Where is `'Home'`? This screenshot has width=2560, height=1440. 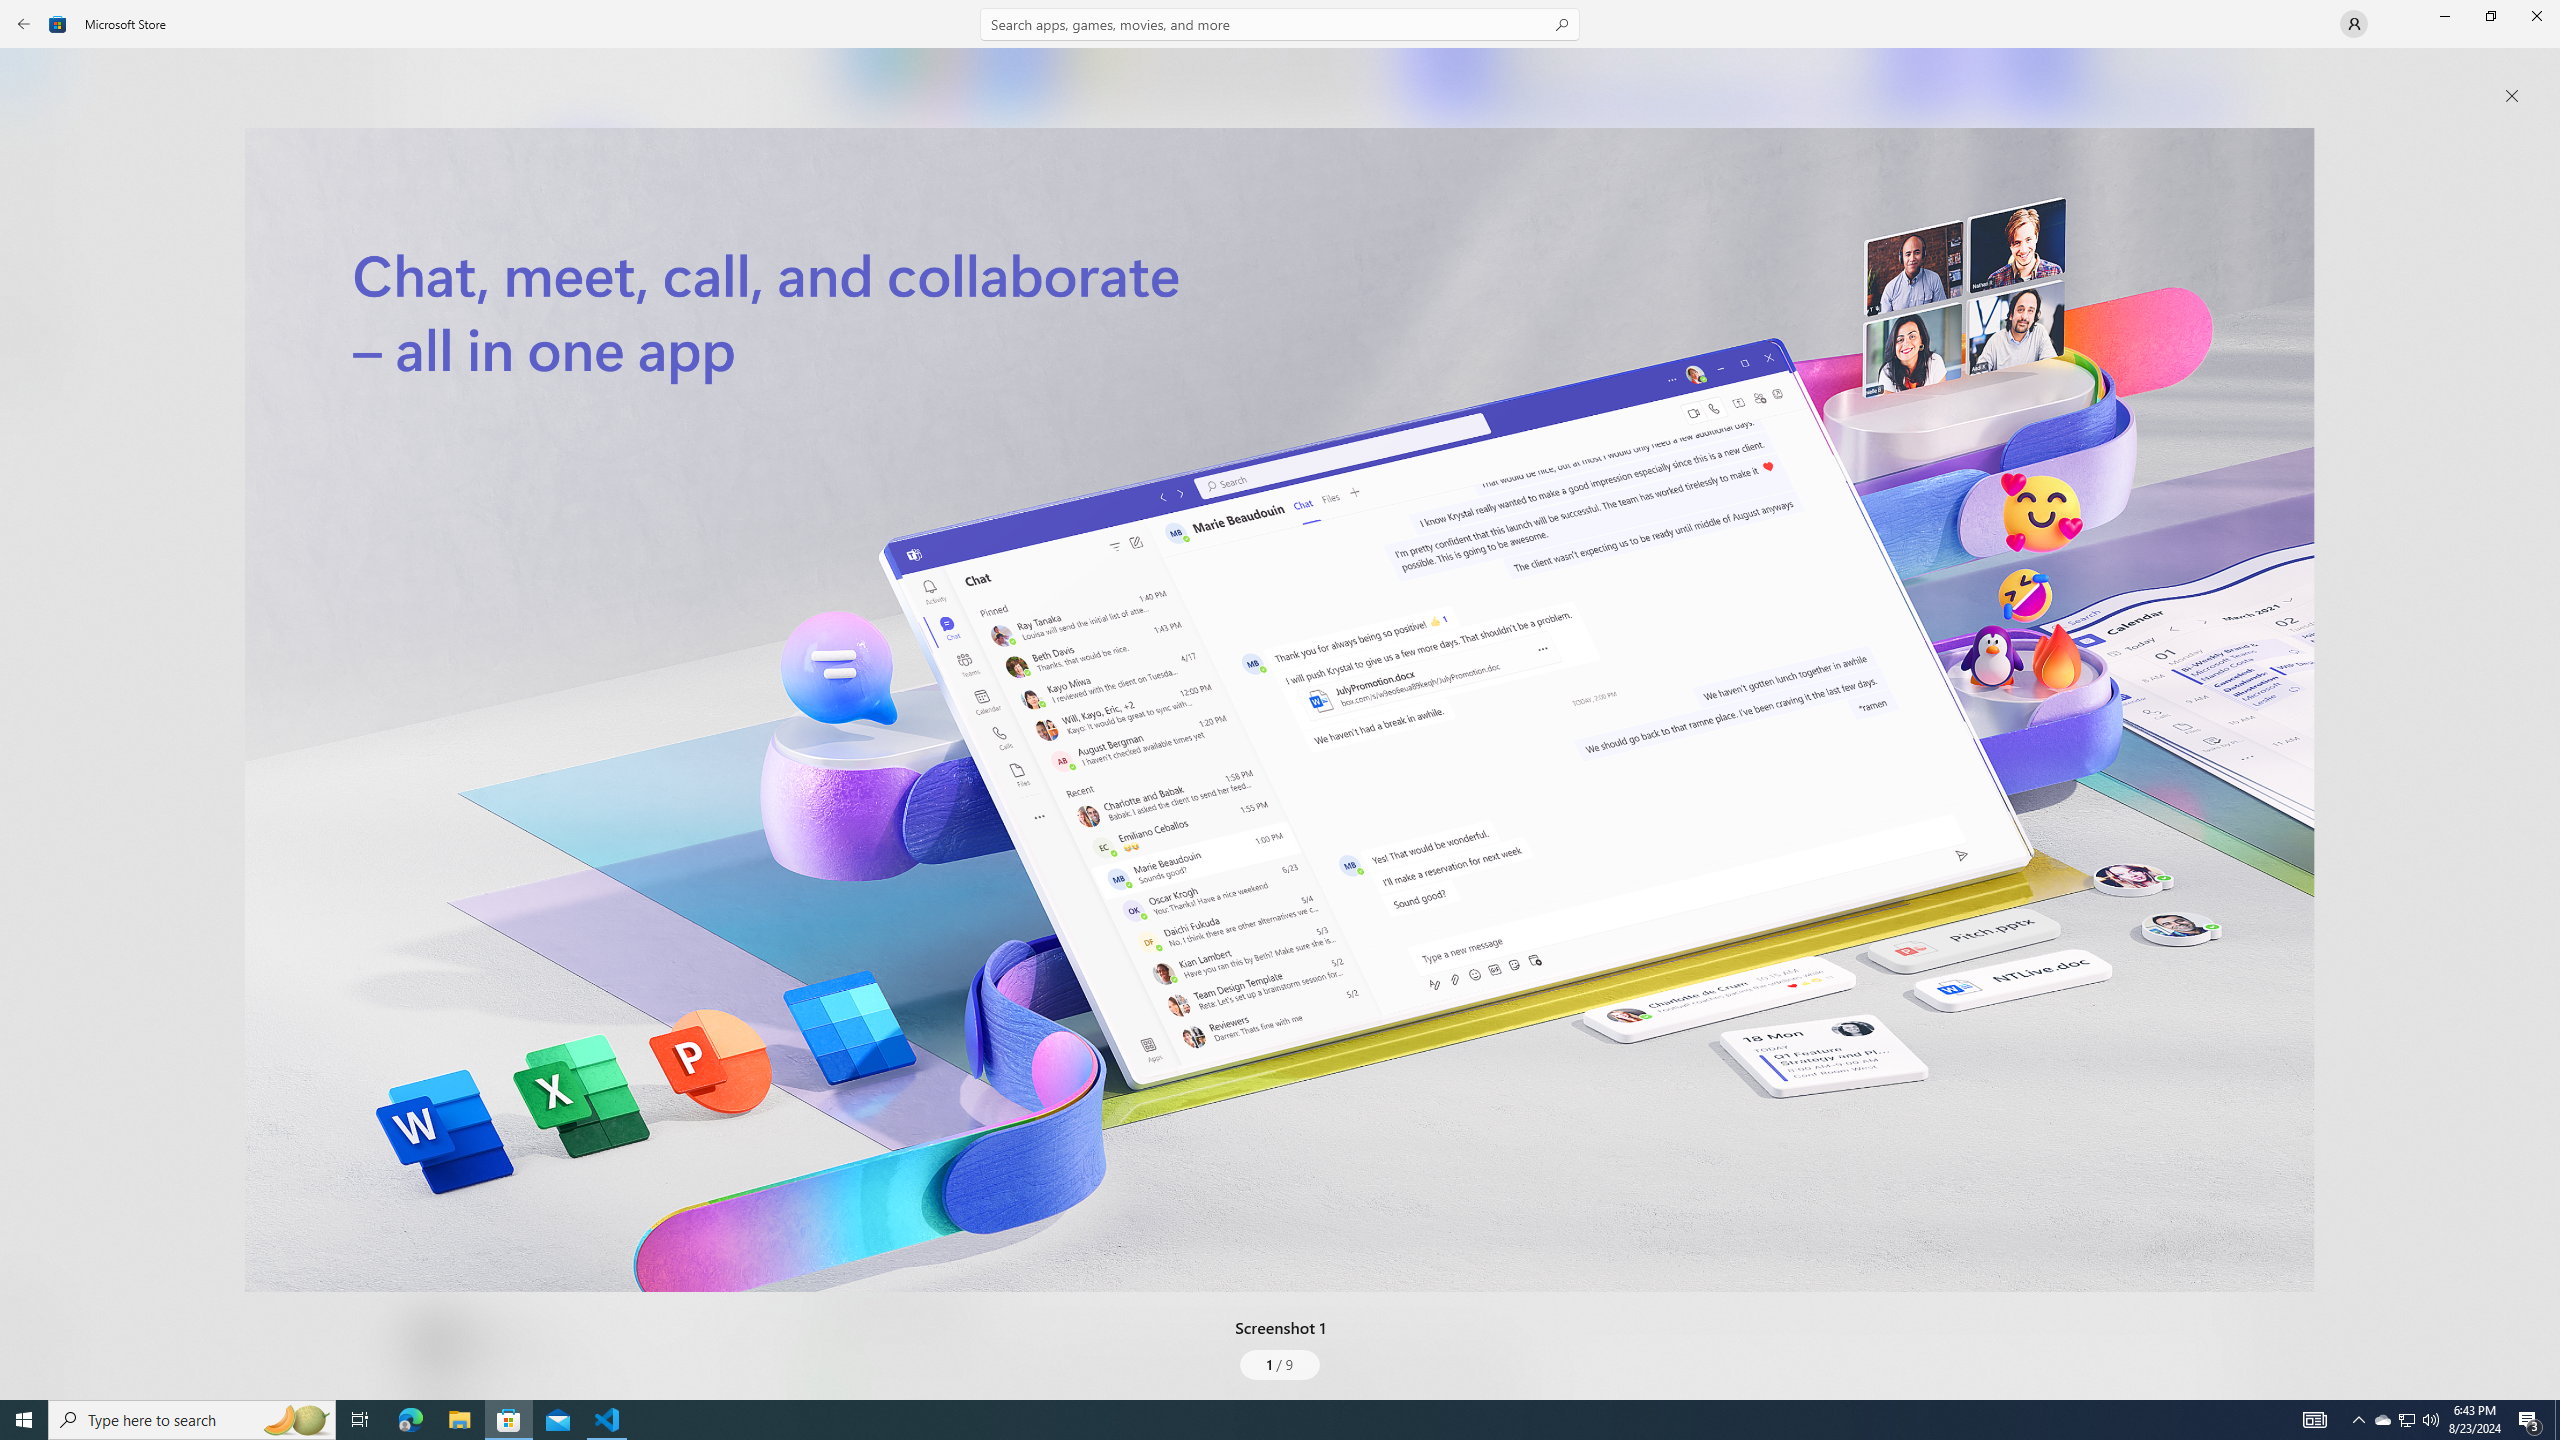
'Home' is located at coordinates (34, 78).